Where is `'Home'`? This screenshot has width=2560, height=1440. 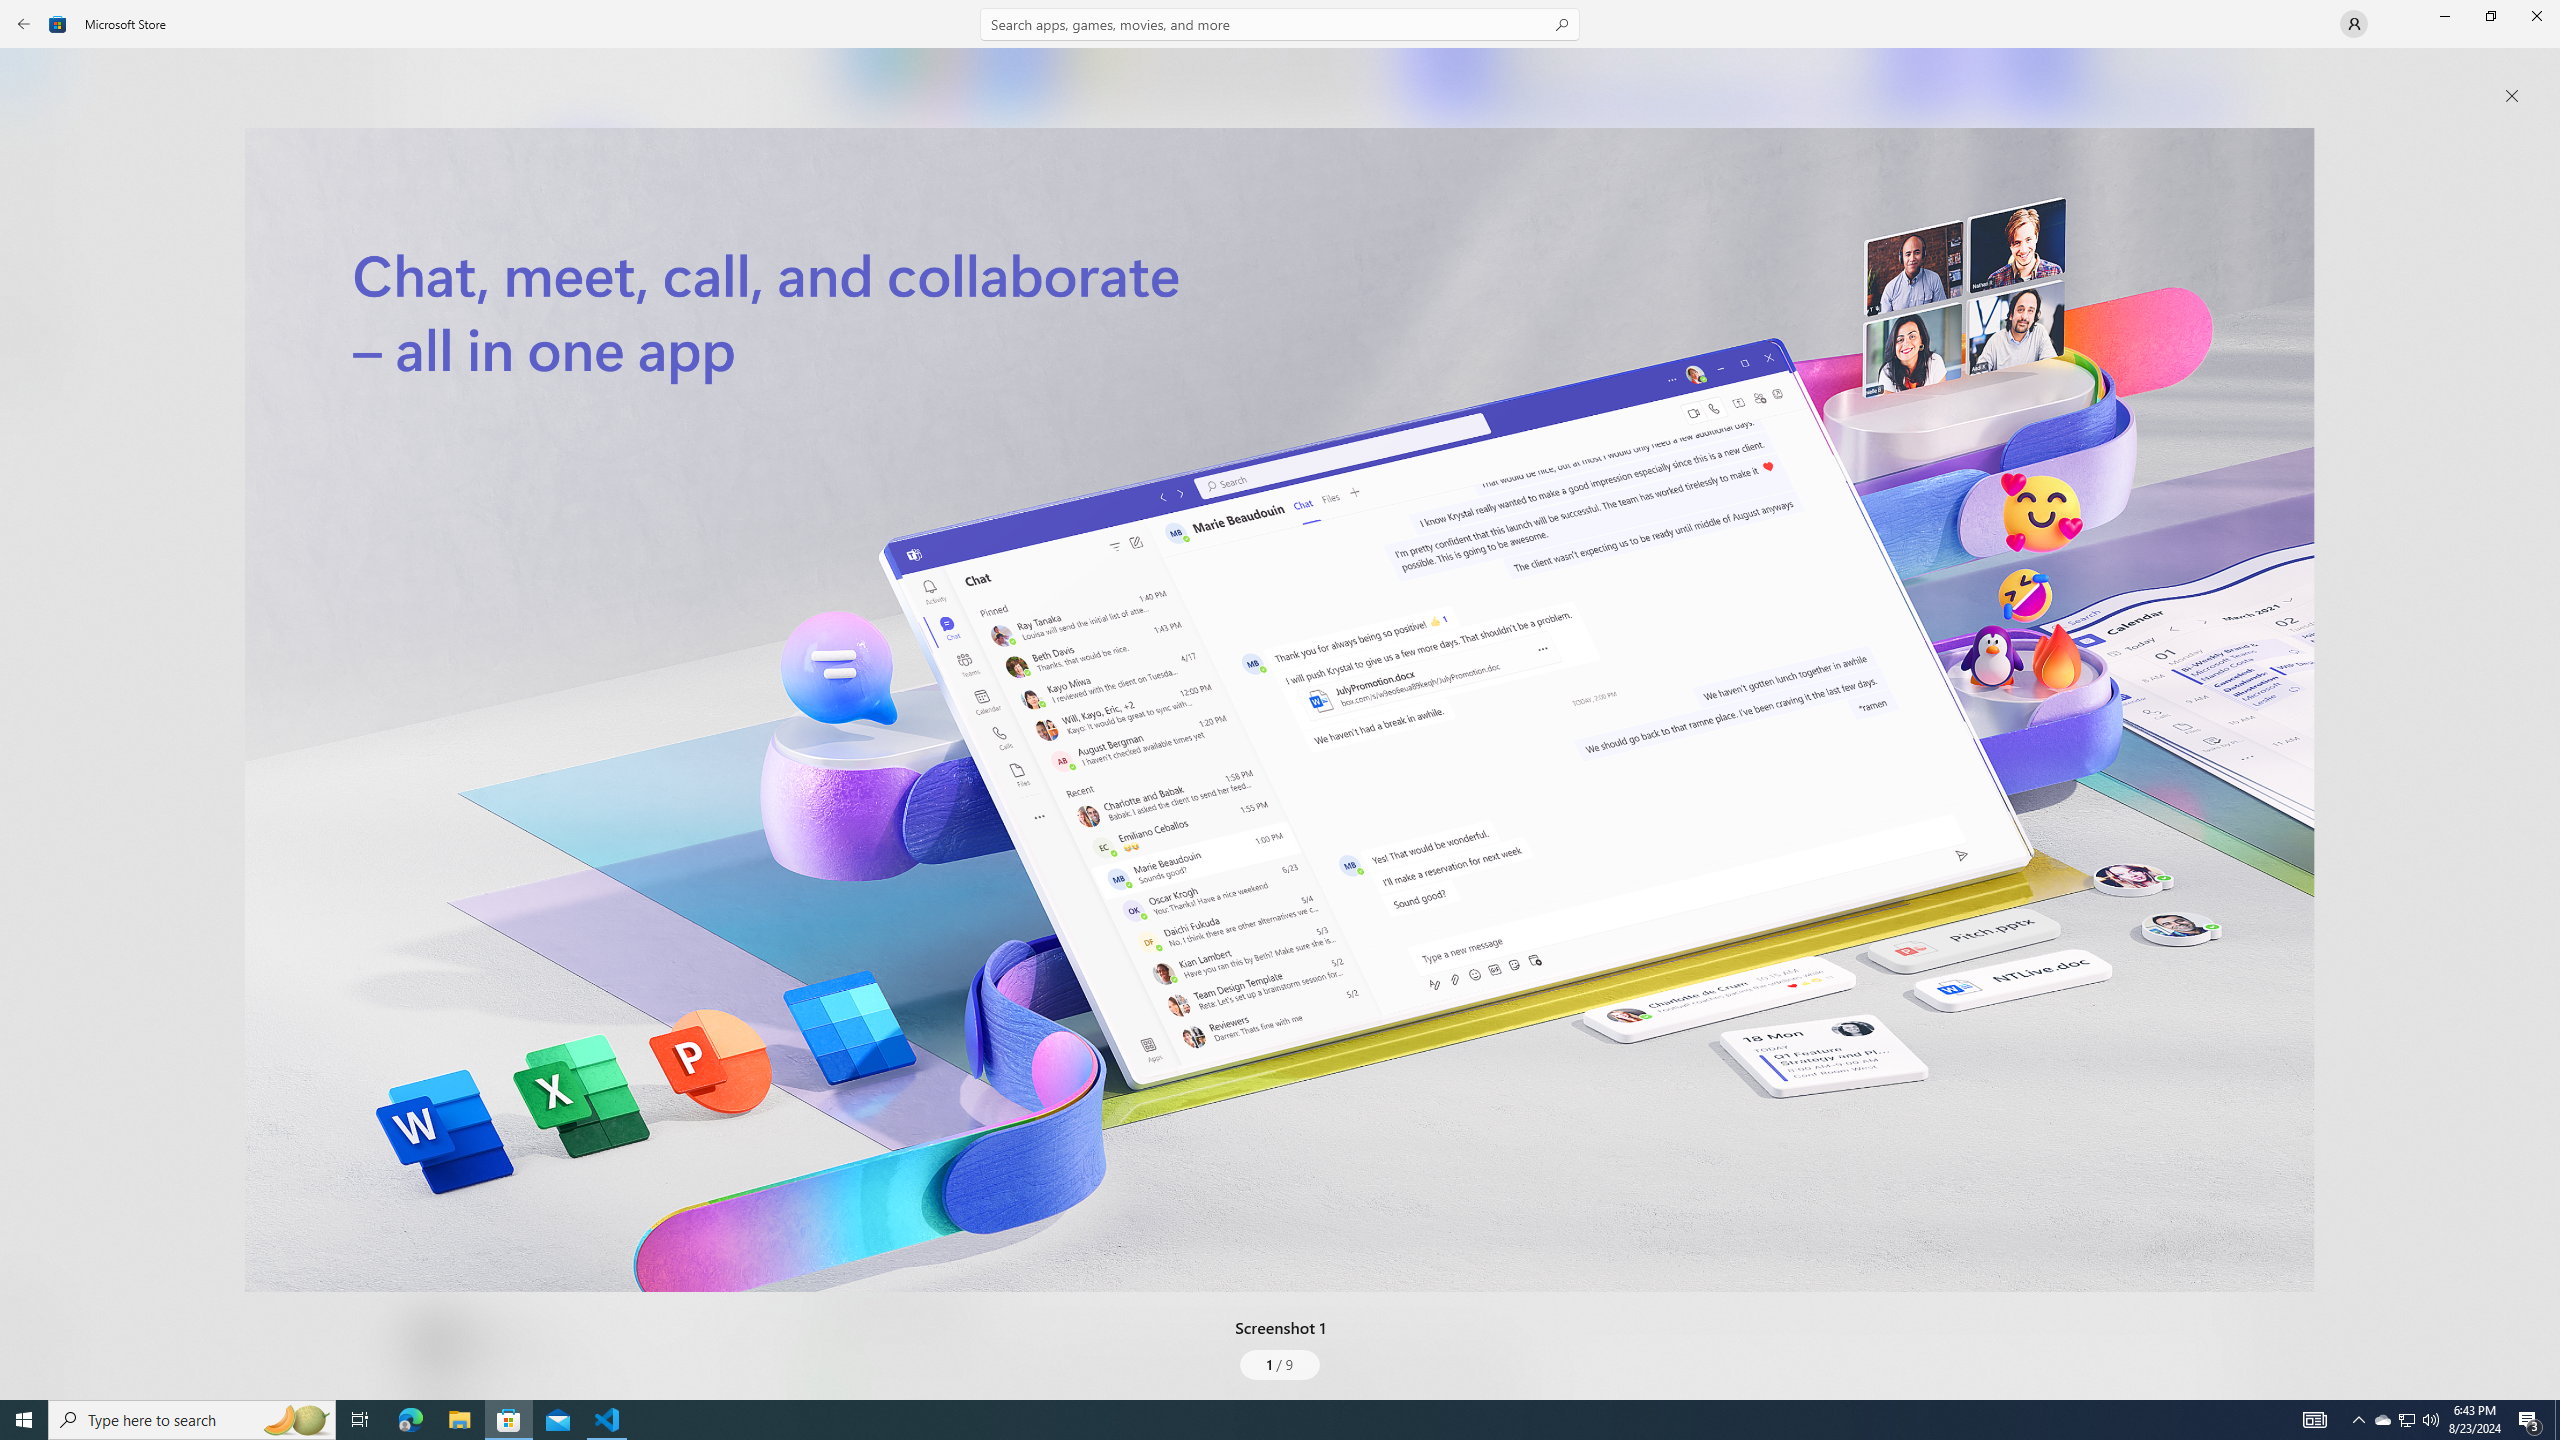
'Home' is located at coordinates (34, 78).